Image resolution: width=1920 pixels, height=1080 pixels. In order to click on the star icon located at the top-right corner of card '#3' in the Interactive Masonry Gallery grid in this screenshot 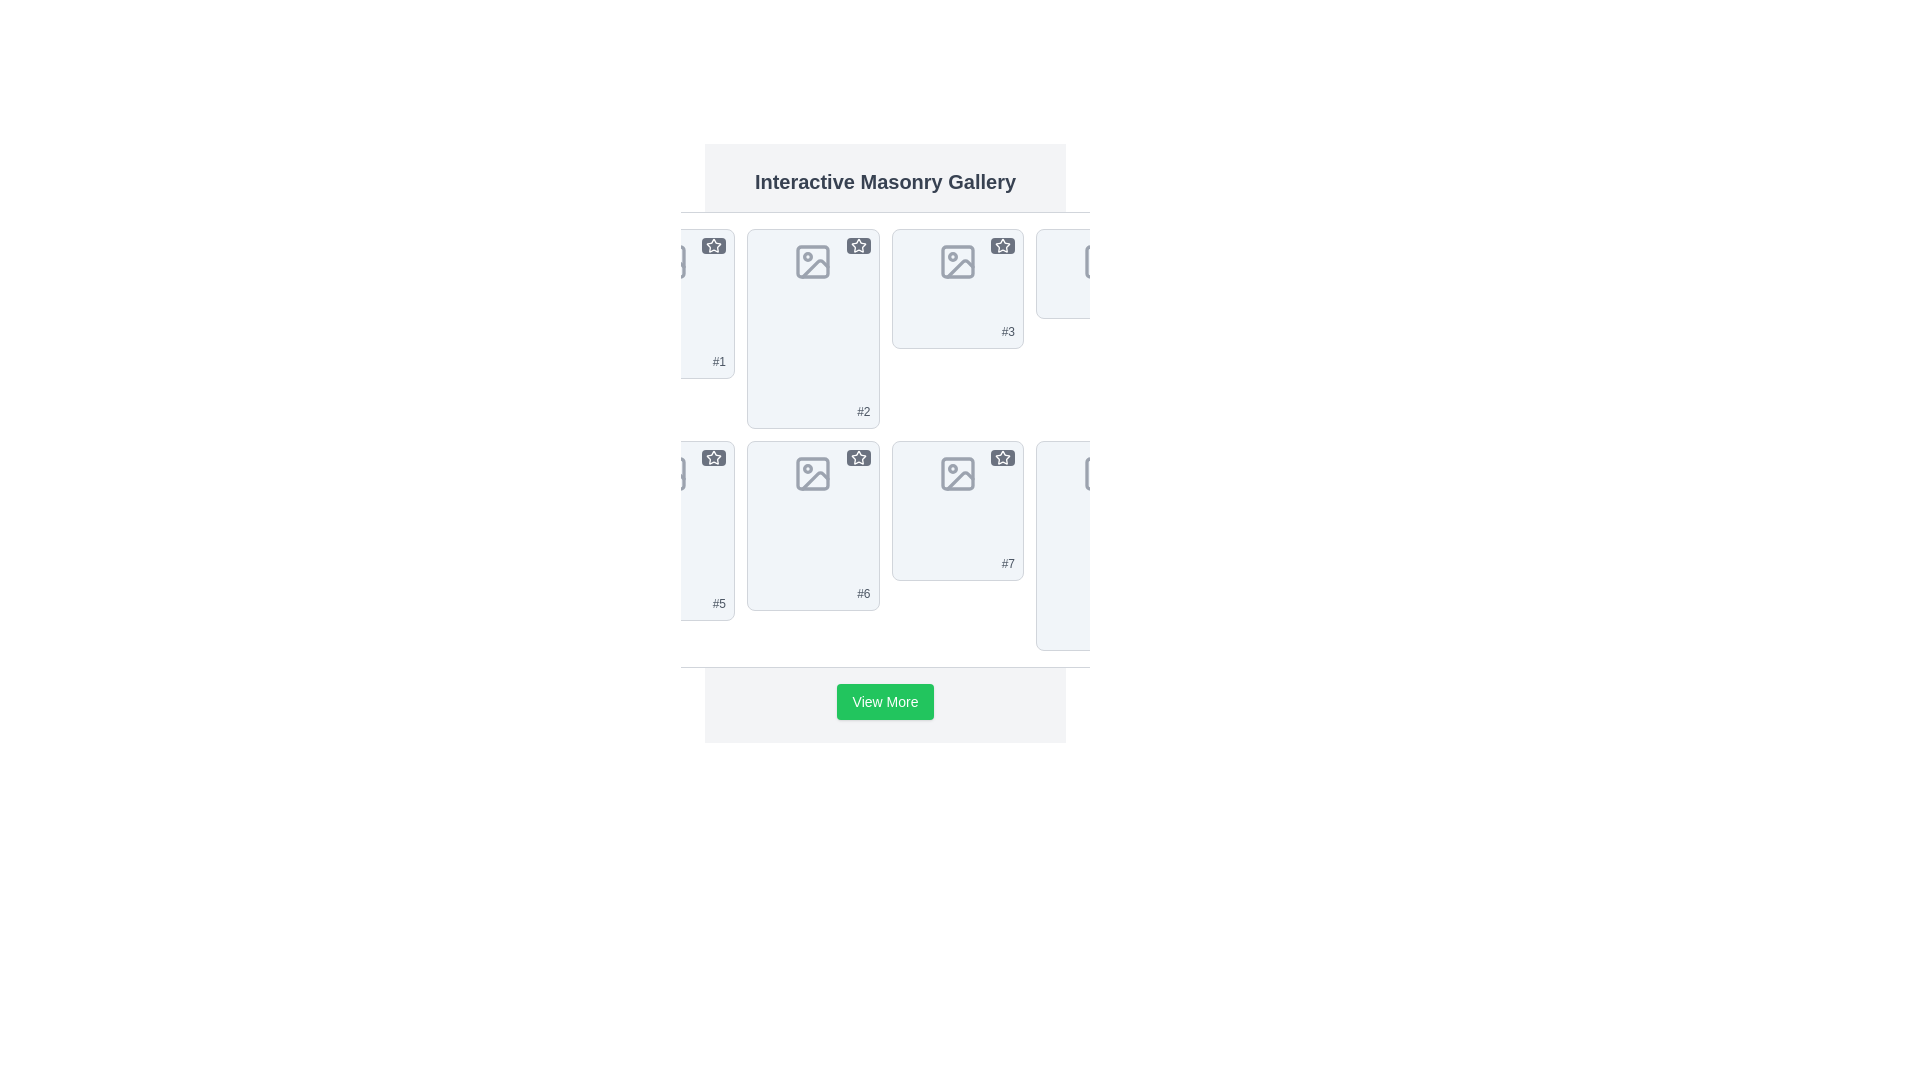, I will do `click(1003, 245)`.